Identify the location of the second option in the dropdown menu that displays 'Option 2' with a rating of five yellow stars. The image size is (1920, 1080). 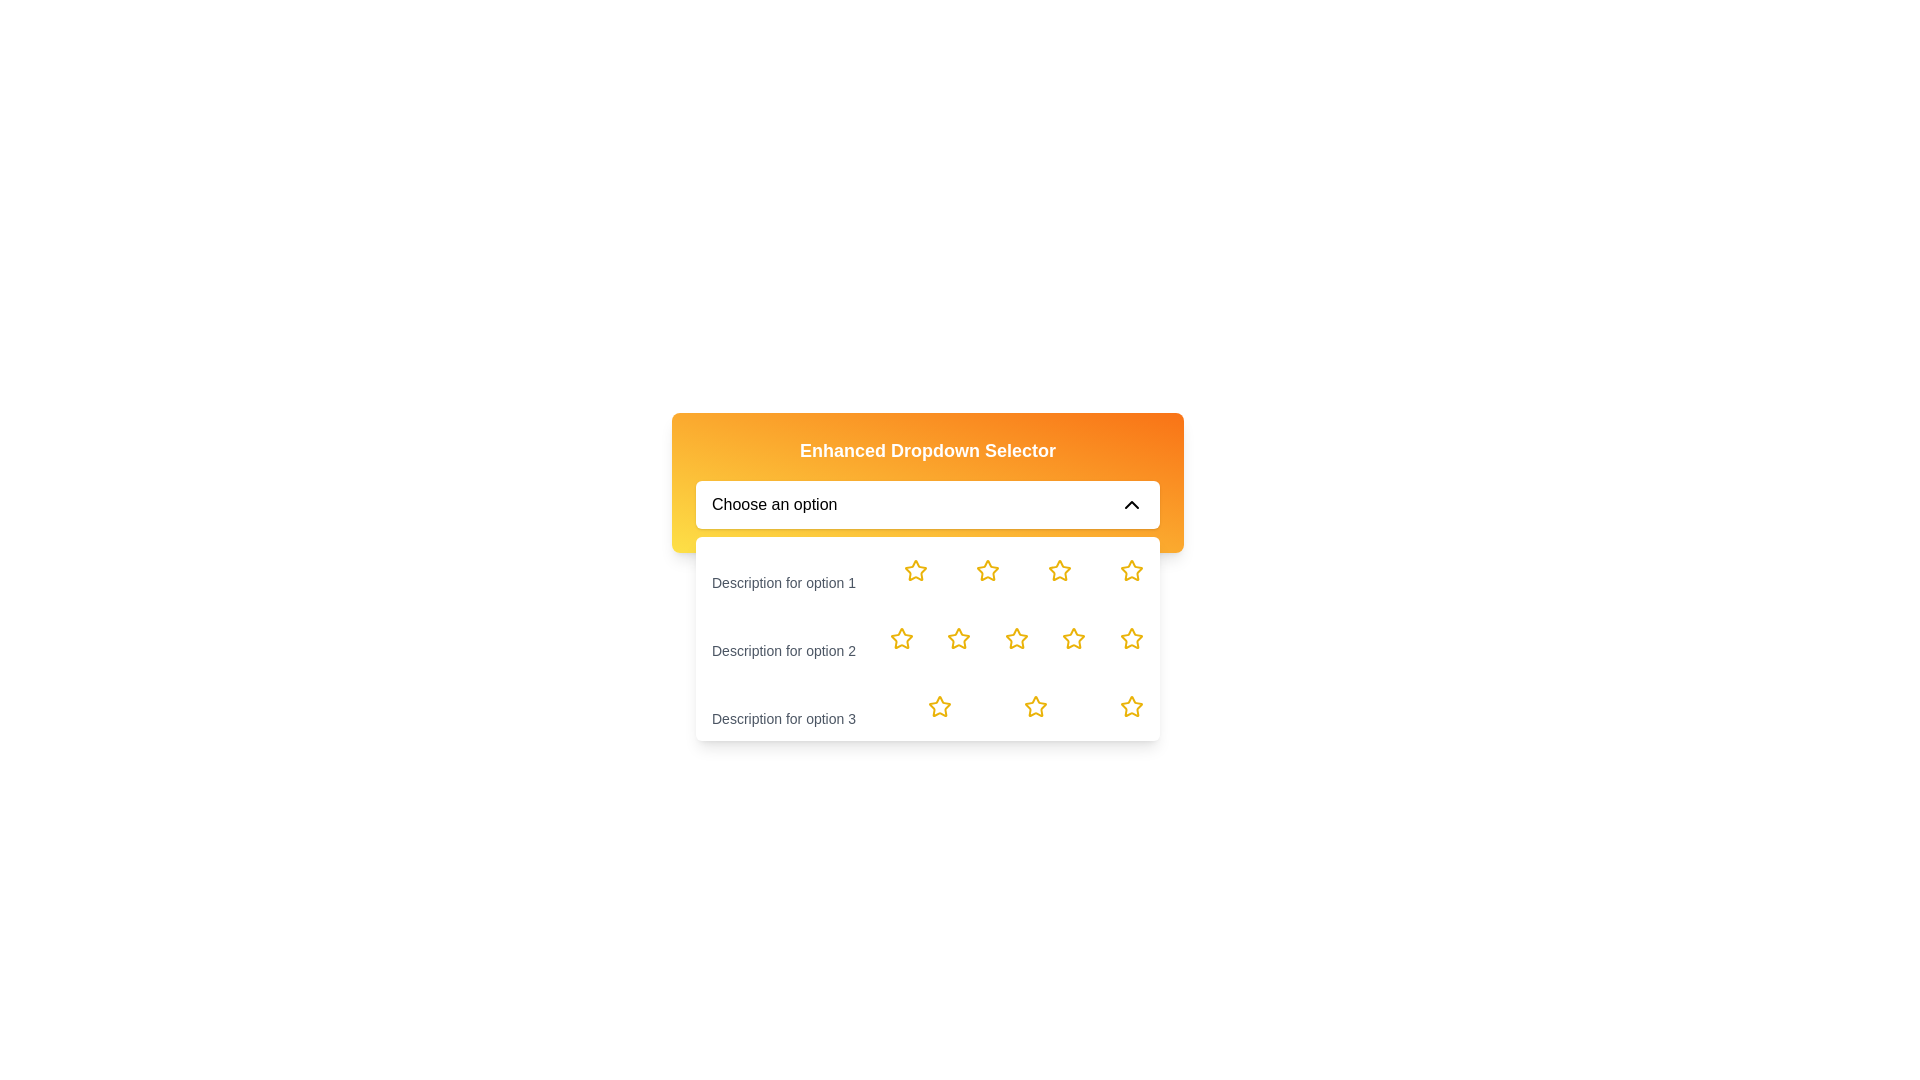
(926, 639).